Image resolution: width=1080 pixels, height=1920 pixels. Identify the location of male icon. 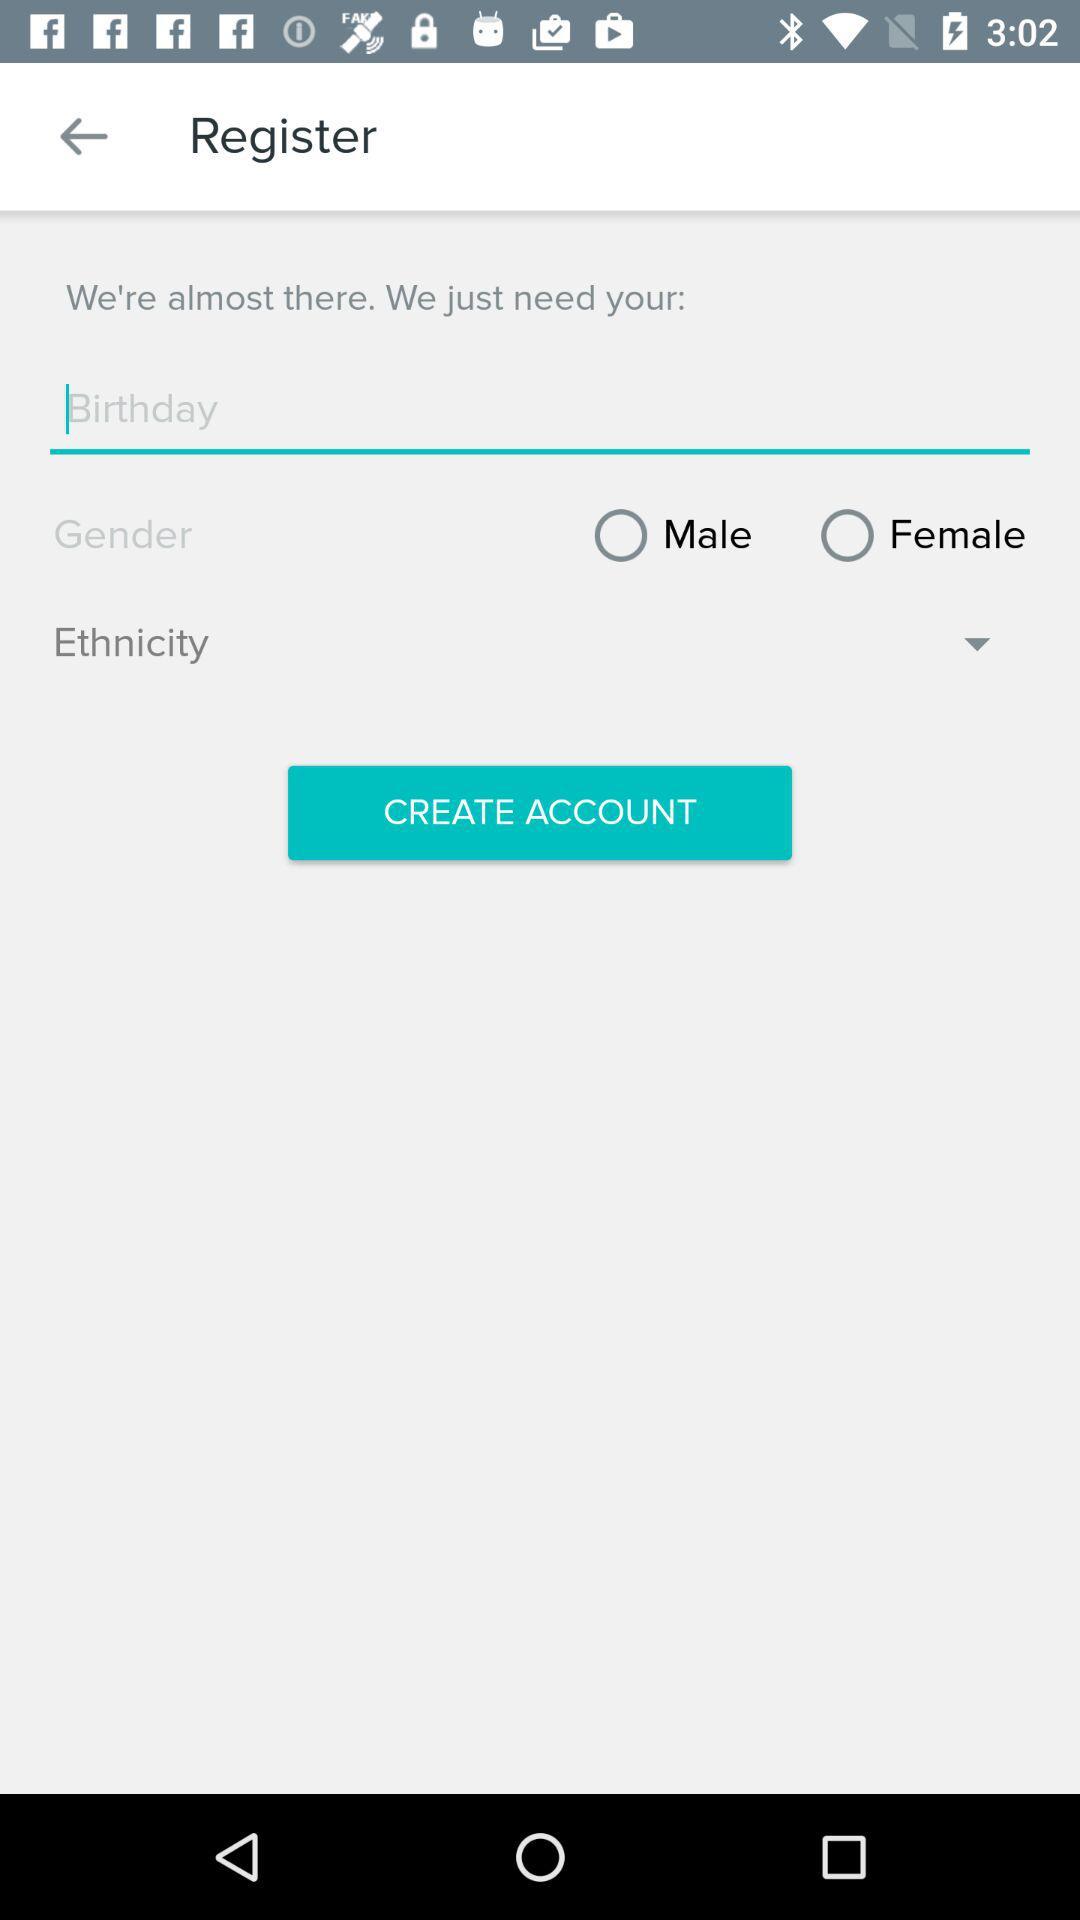
(666, 535).